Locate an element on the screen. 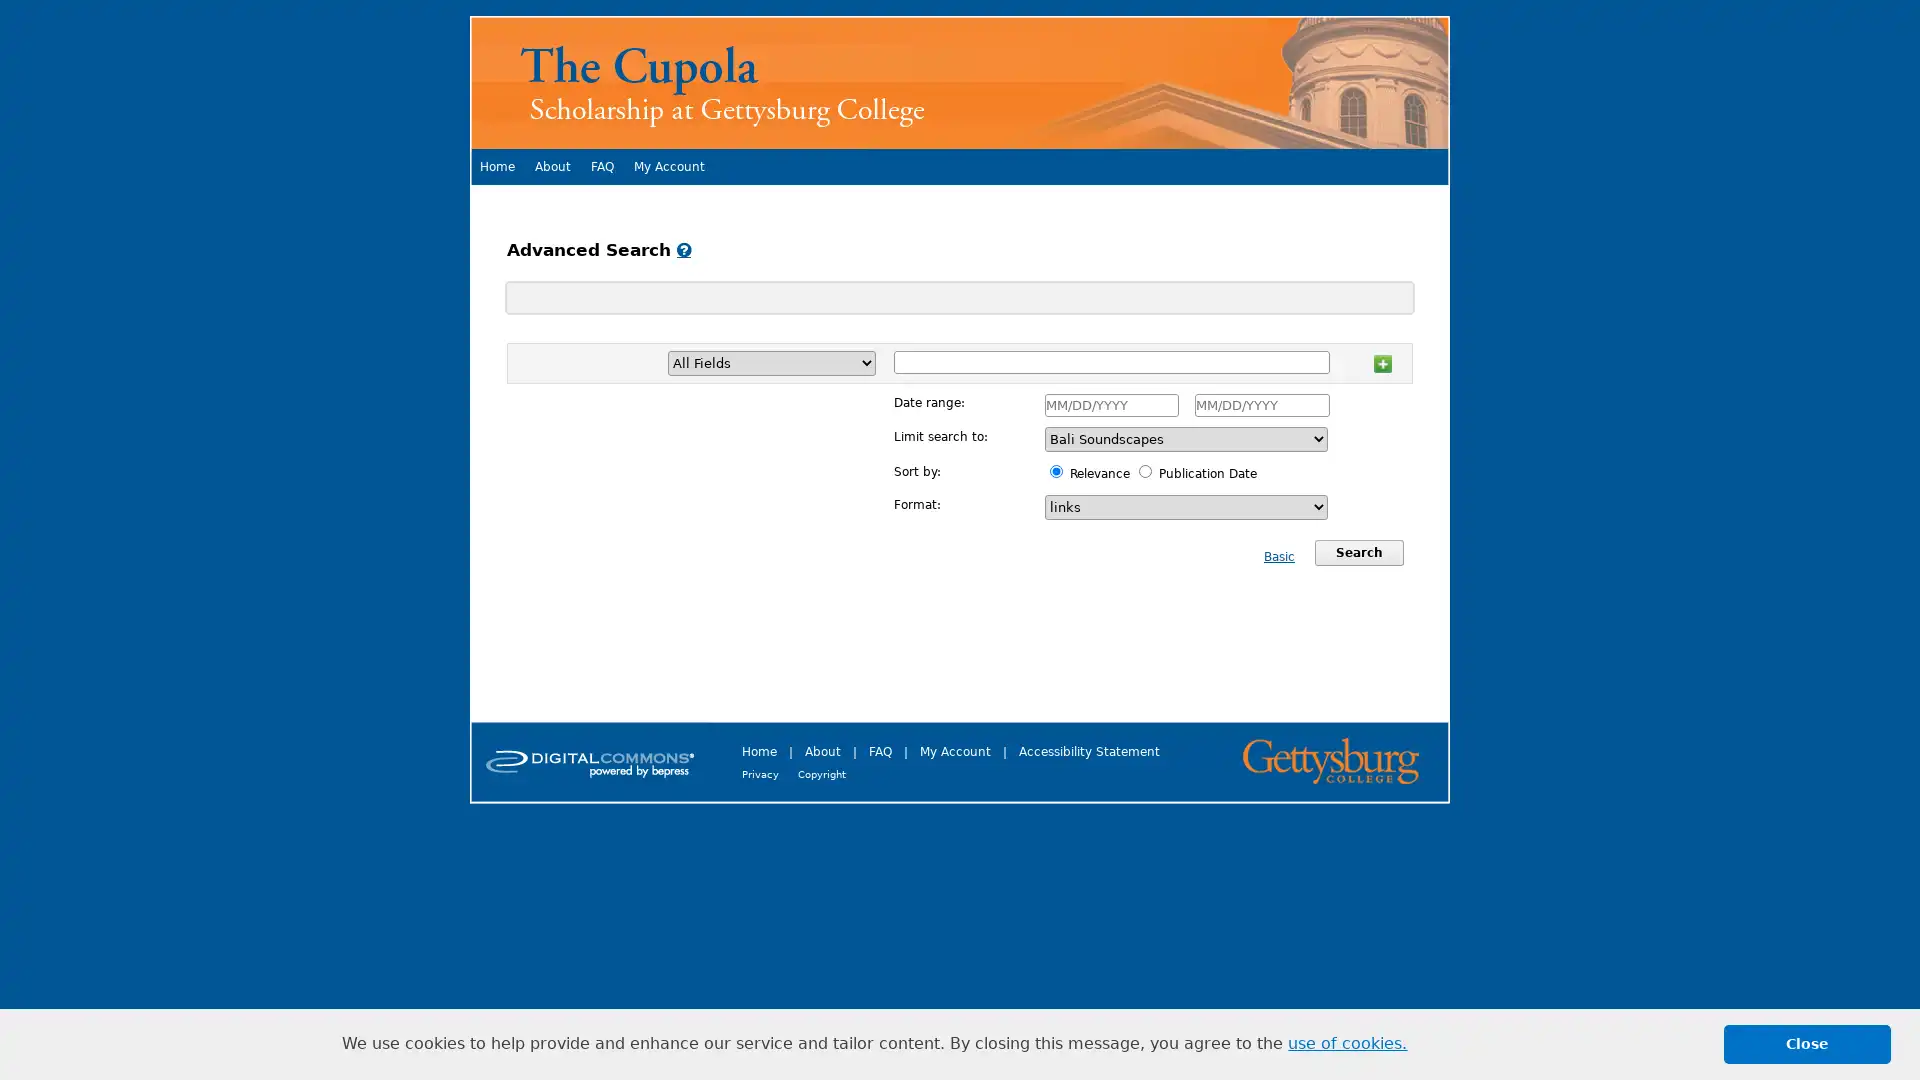  Add row 1 is located at coordinates (1381, 361).